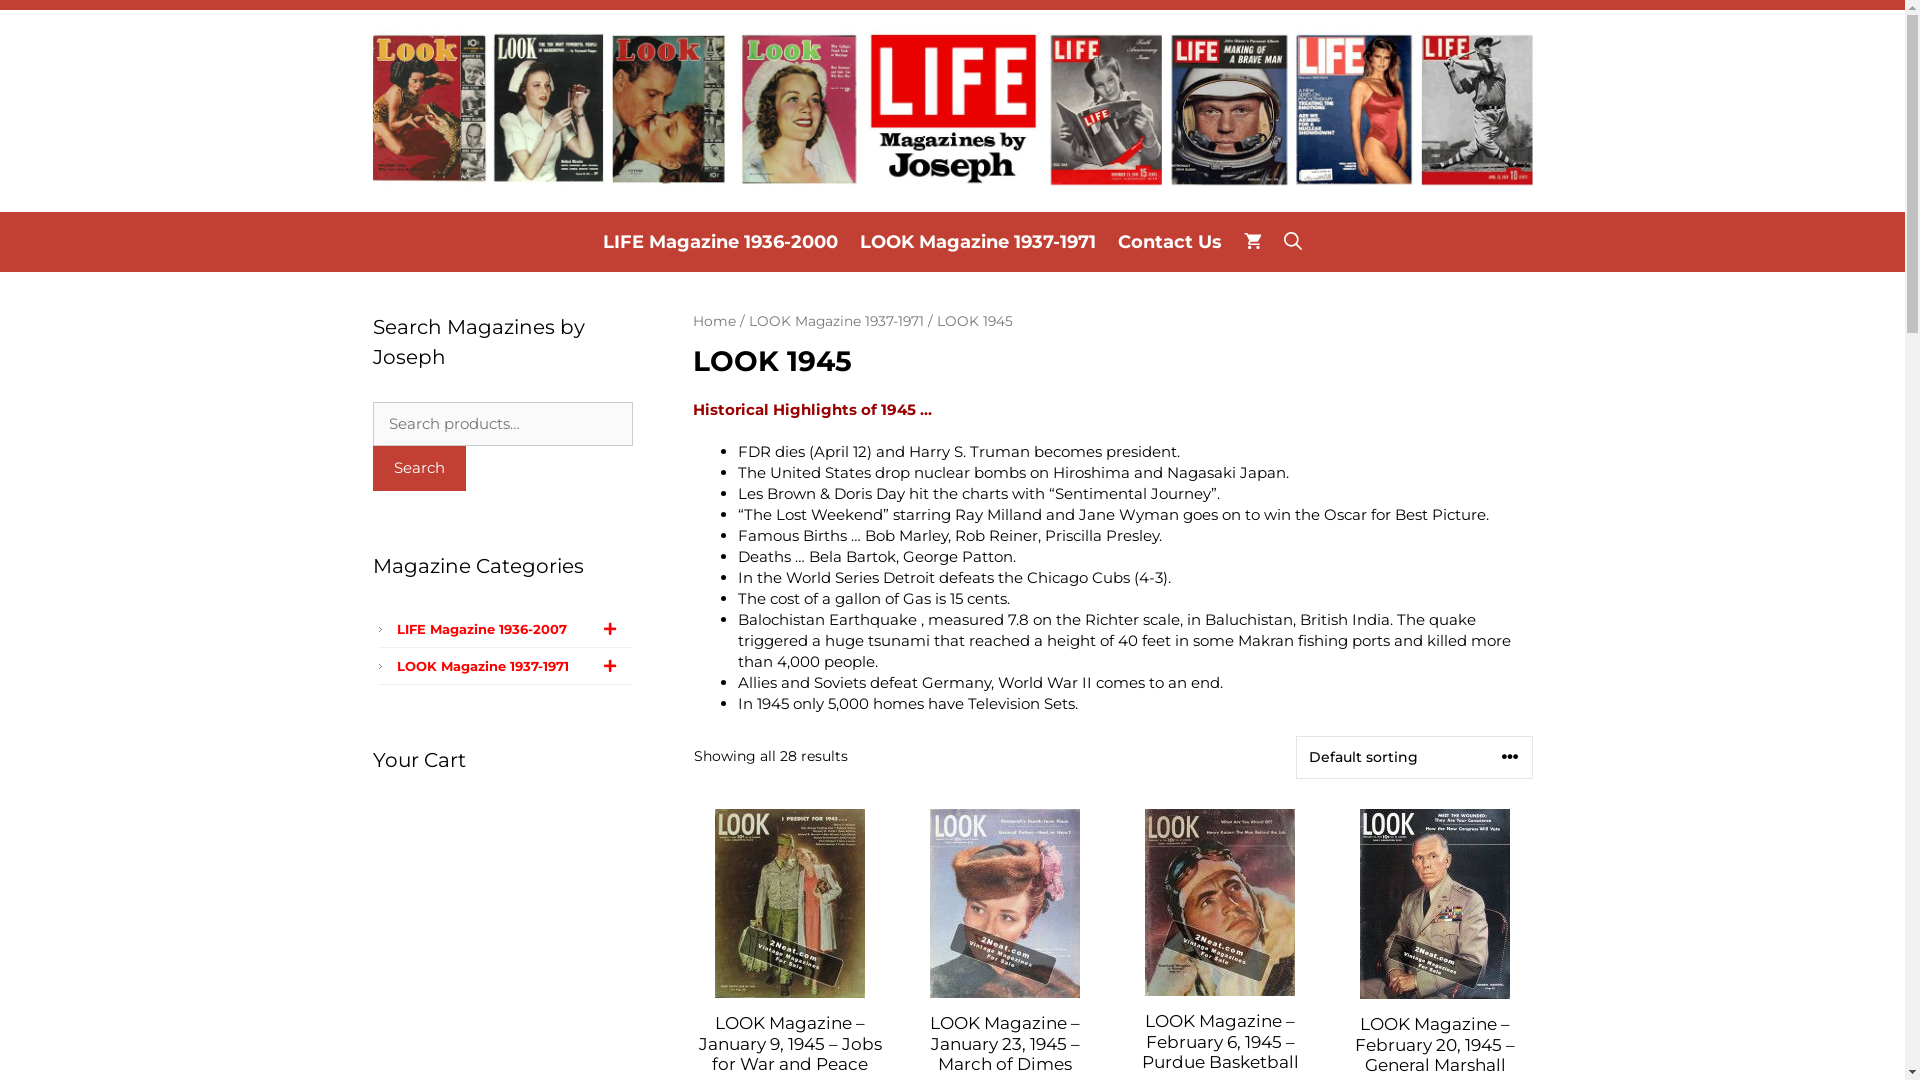 This screenshot has width=1920, height=1080. What do you see at coordinates (835, 319) in the screenshot?
I see `'LOOK Magazine 1937-1971'` at bounding box center [835, 319].